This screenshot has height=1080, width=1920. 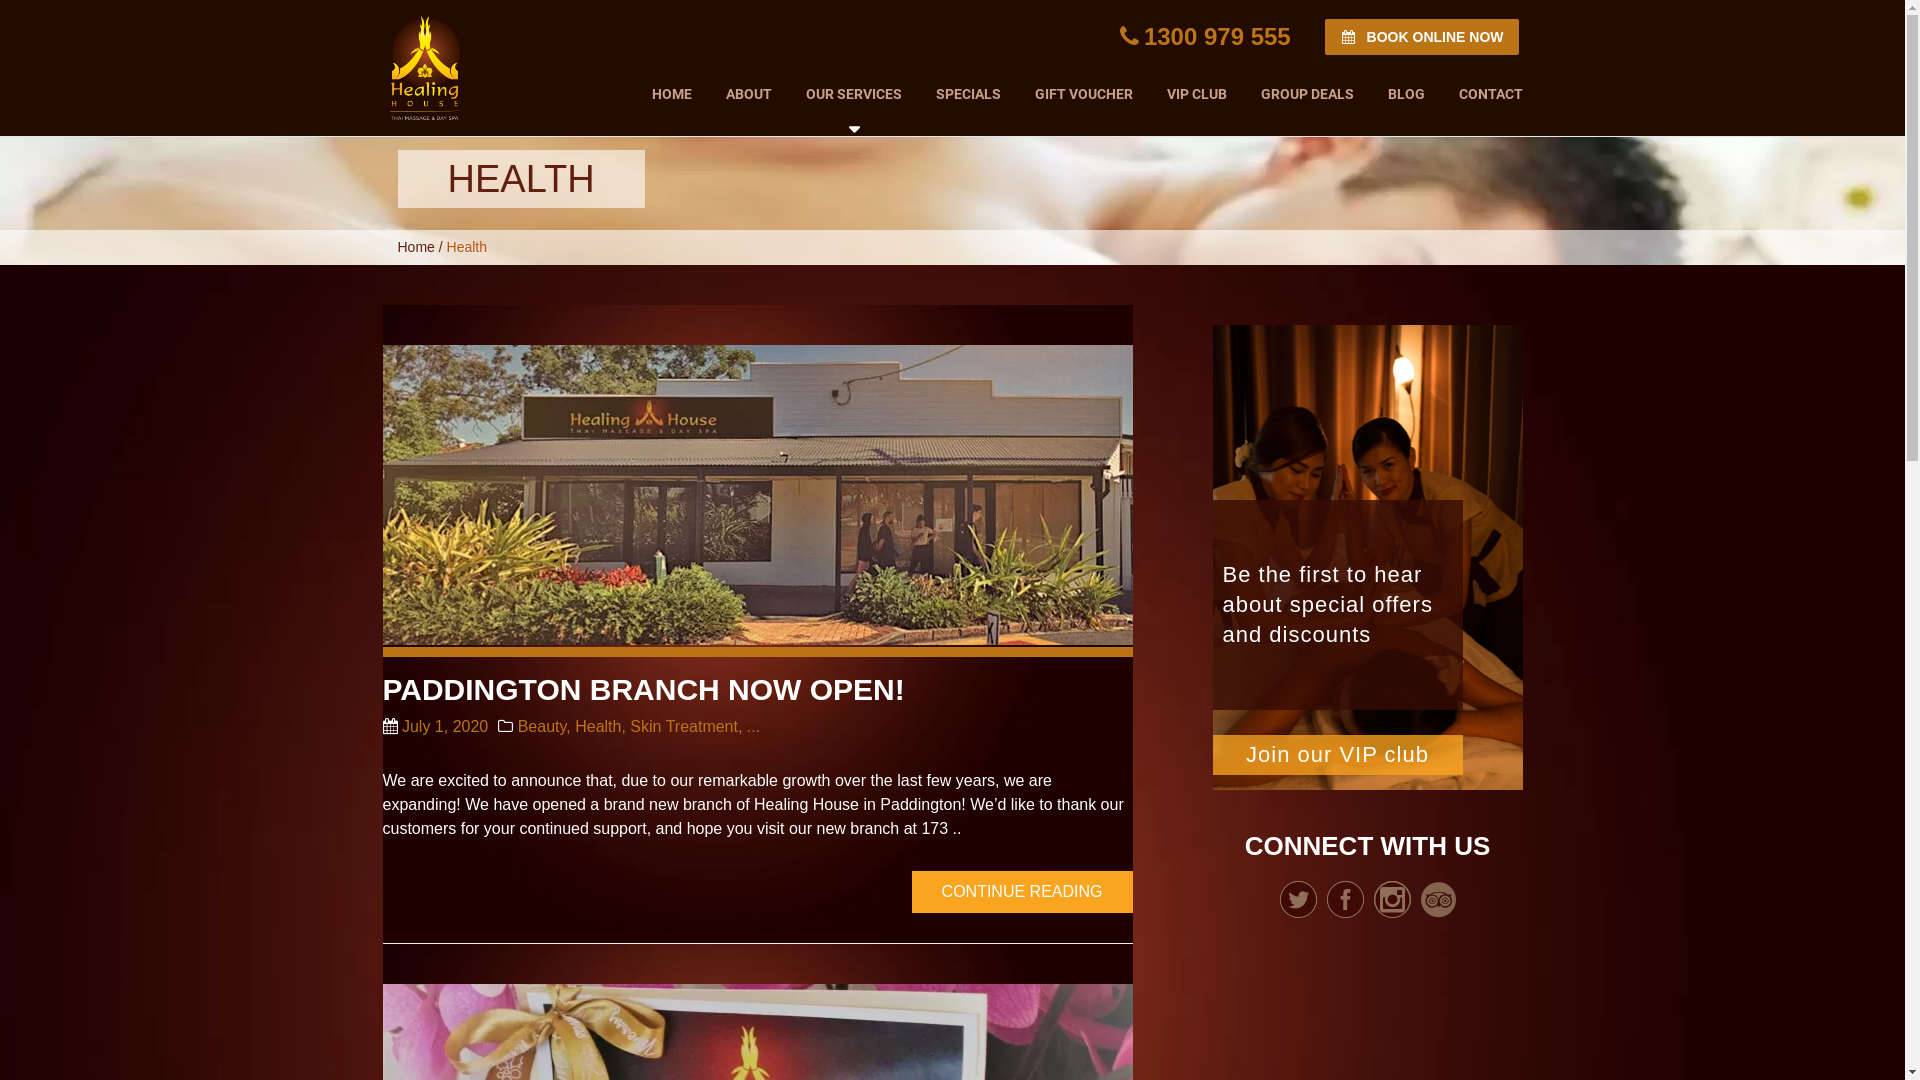 What do you see at coordinates (671, 88) in the screenshot?
I see `'HOME'` at bounding box center [671, 88].